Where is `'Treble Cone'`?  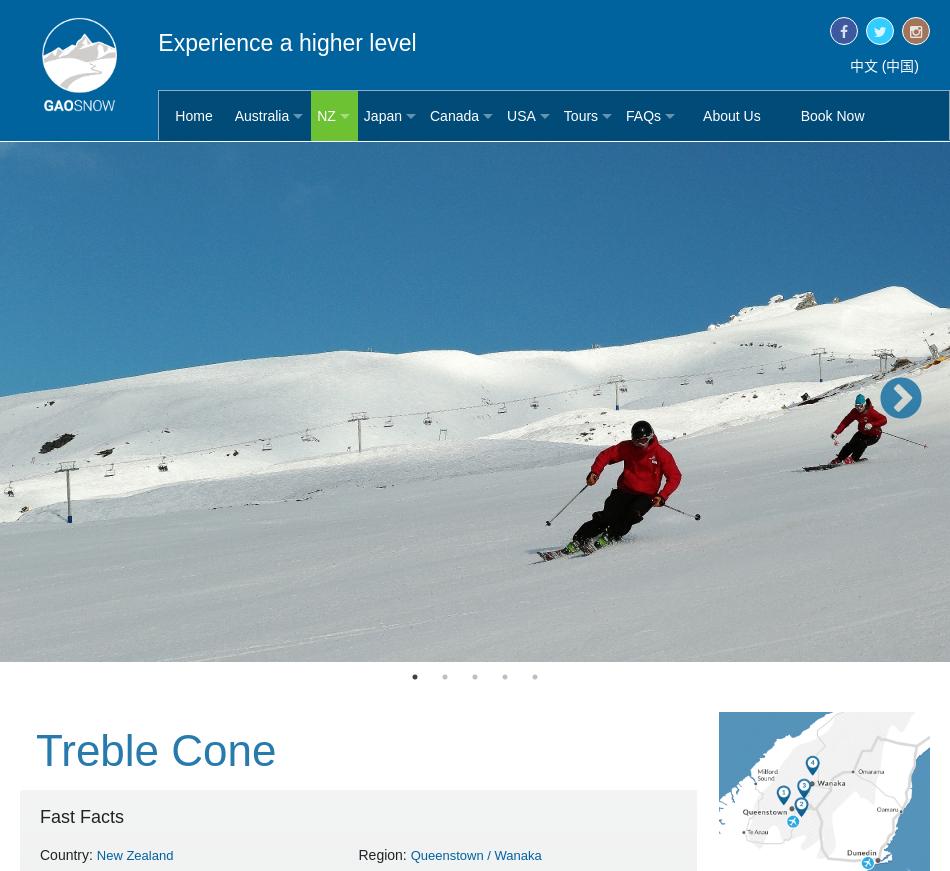 'Treble Cone' is located at coordinates (155, 750).